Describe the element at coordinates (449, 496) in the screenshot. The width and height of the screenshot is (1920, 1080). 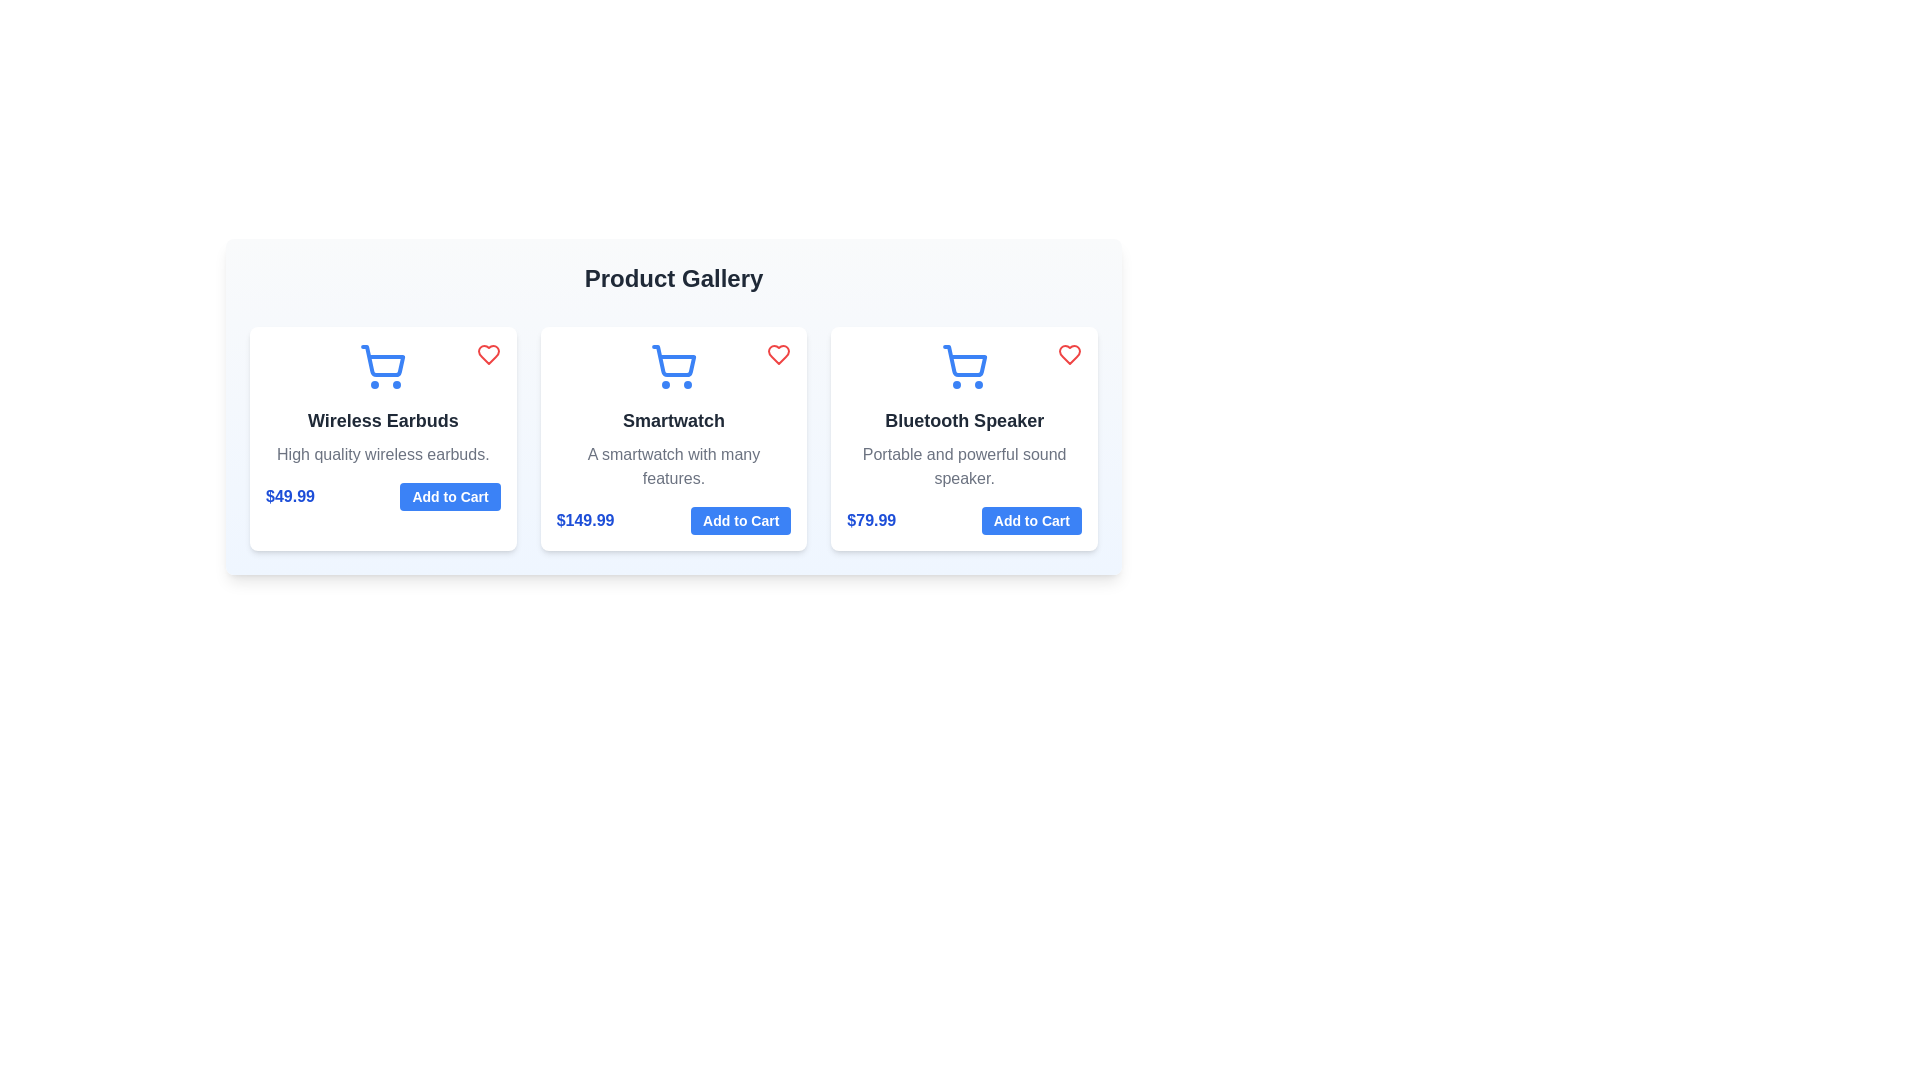
I see `'Add to Cart' button for the product Wireless Earbuds` at that location.